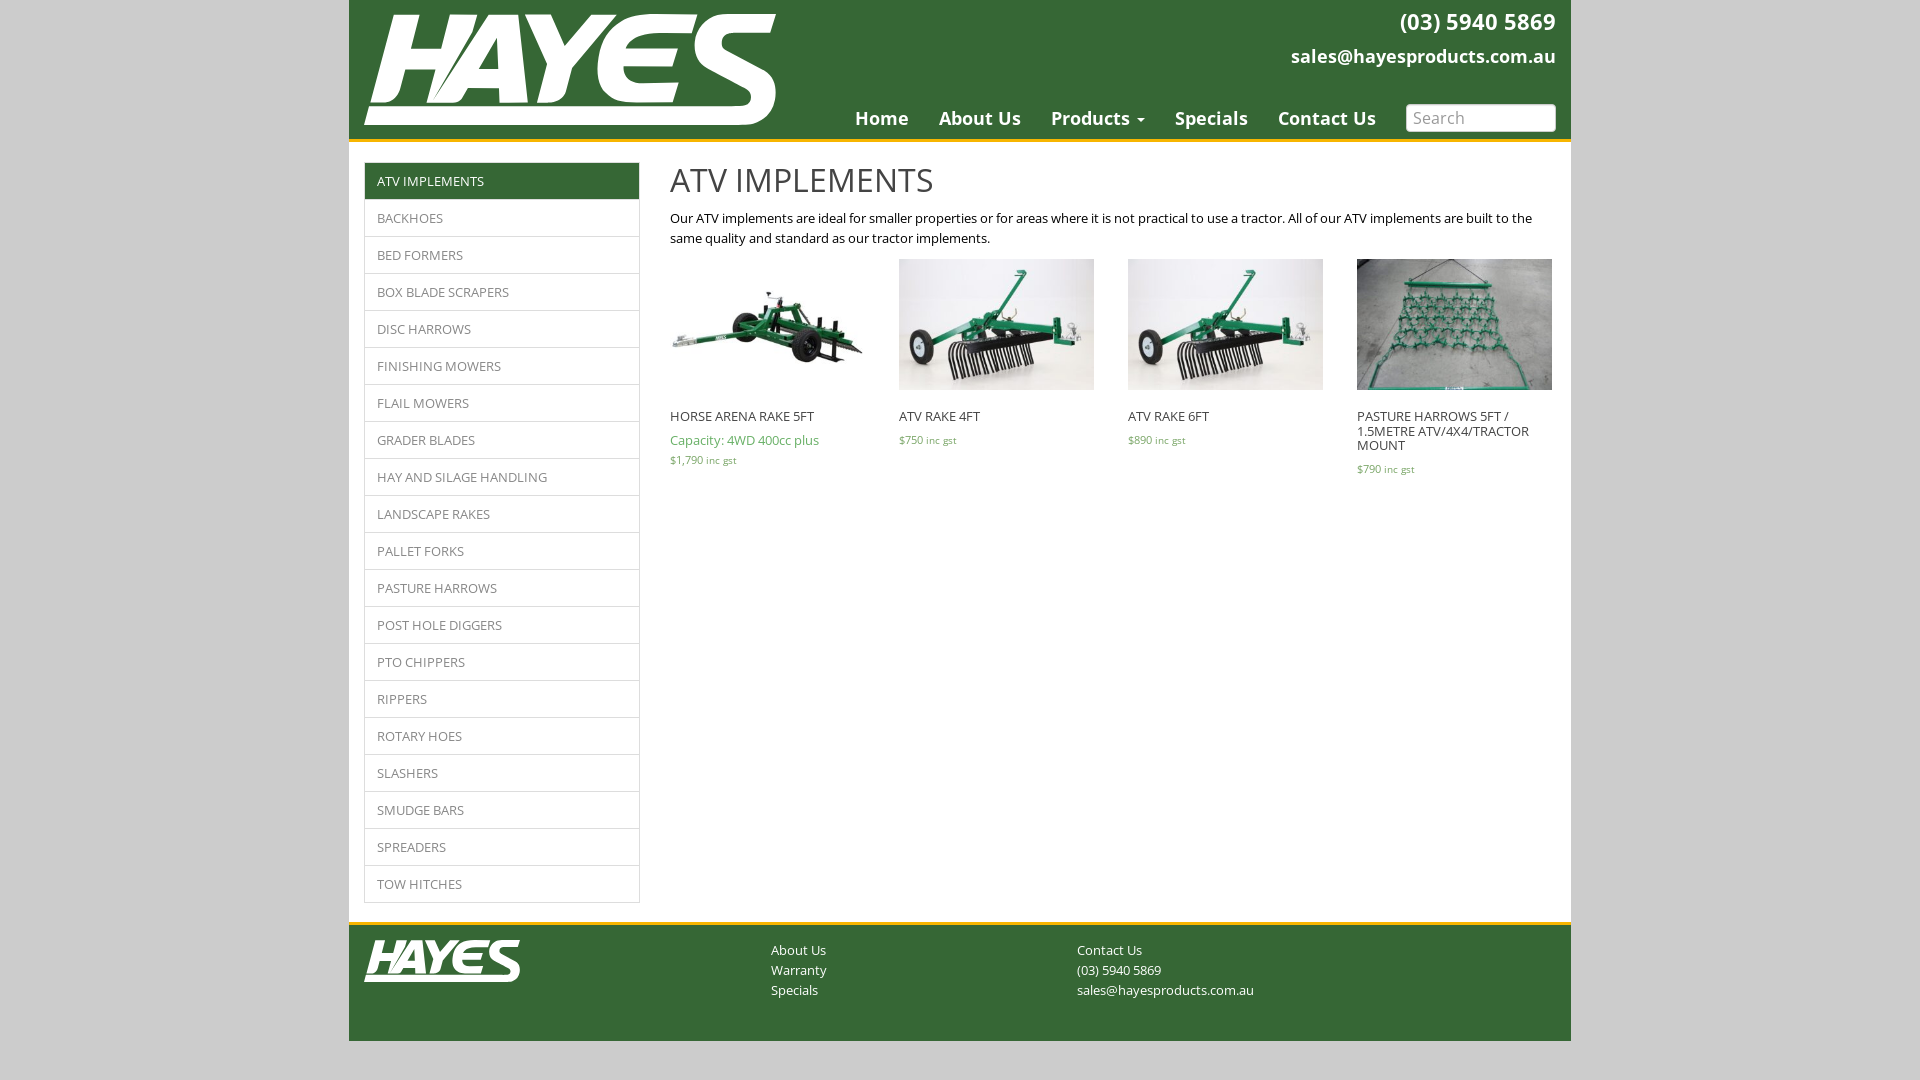 This screenshot has width=1920, height=1080. I want to click on 'HORSE ARENA RAKE 5FT, so click(670, 365).